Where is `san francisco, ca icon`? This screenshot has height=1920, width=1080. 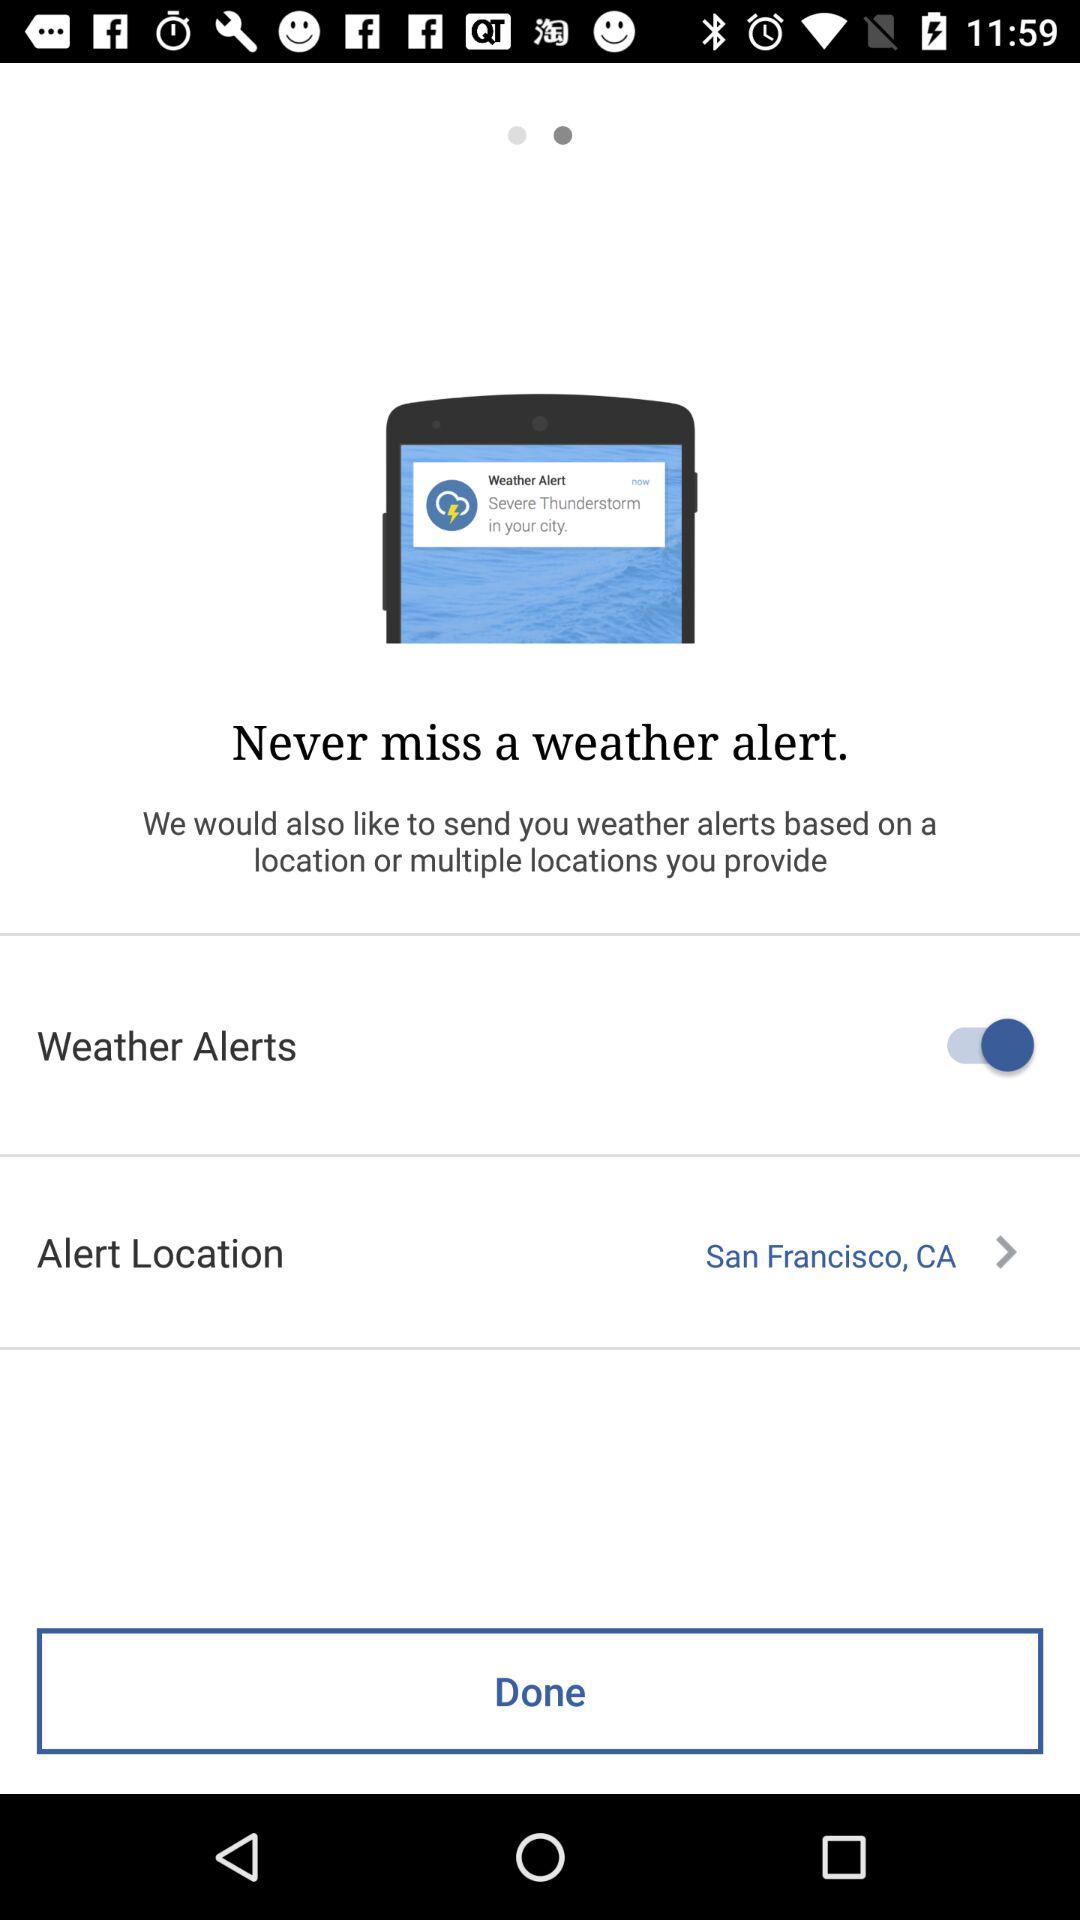
san francisco, ca icon is located at coordinates (860, 1254).